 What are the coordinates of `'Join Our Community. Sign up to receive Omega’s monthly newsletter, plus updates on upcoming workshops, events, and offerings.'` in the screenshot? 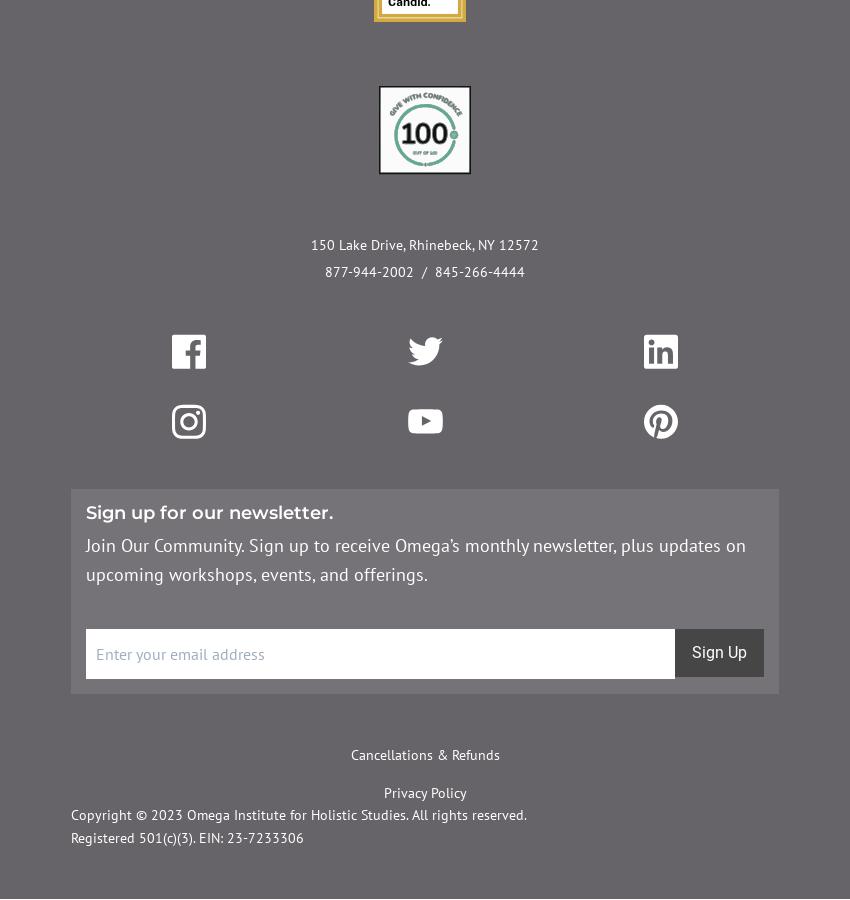 It's located at (415, 557).